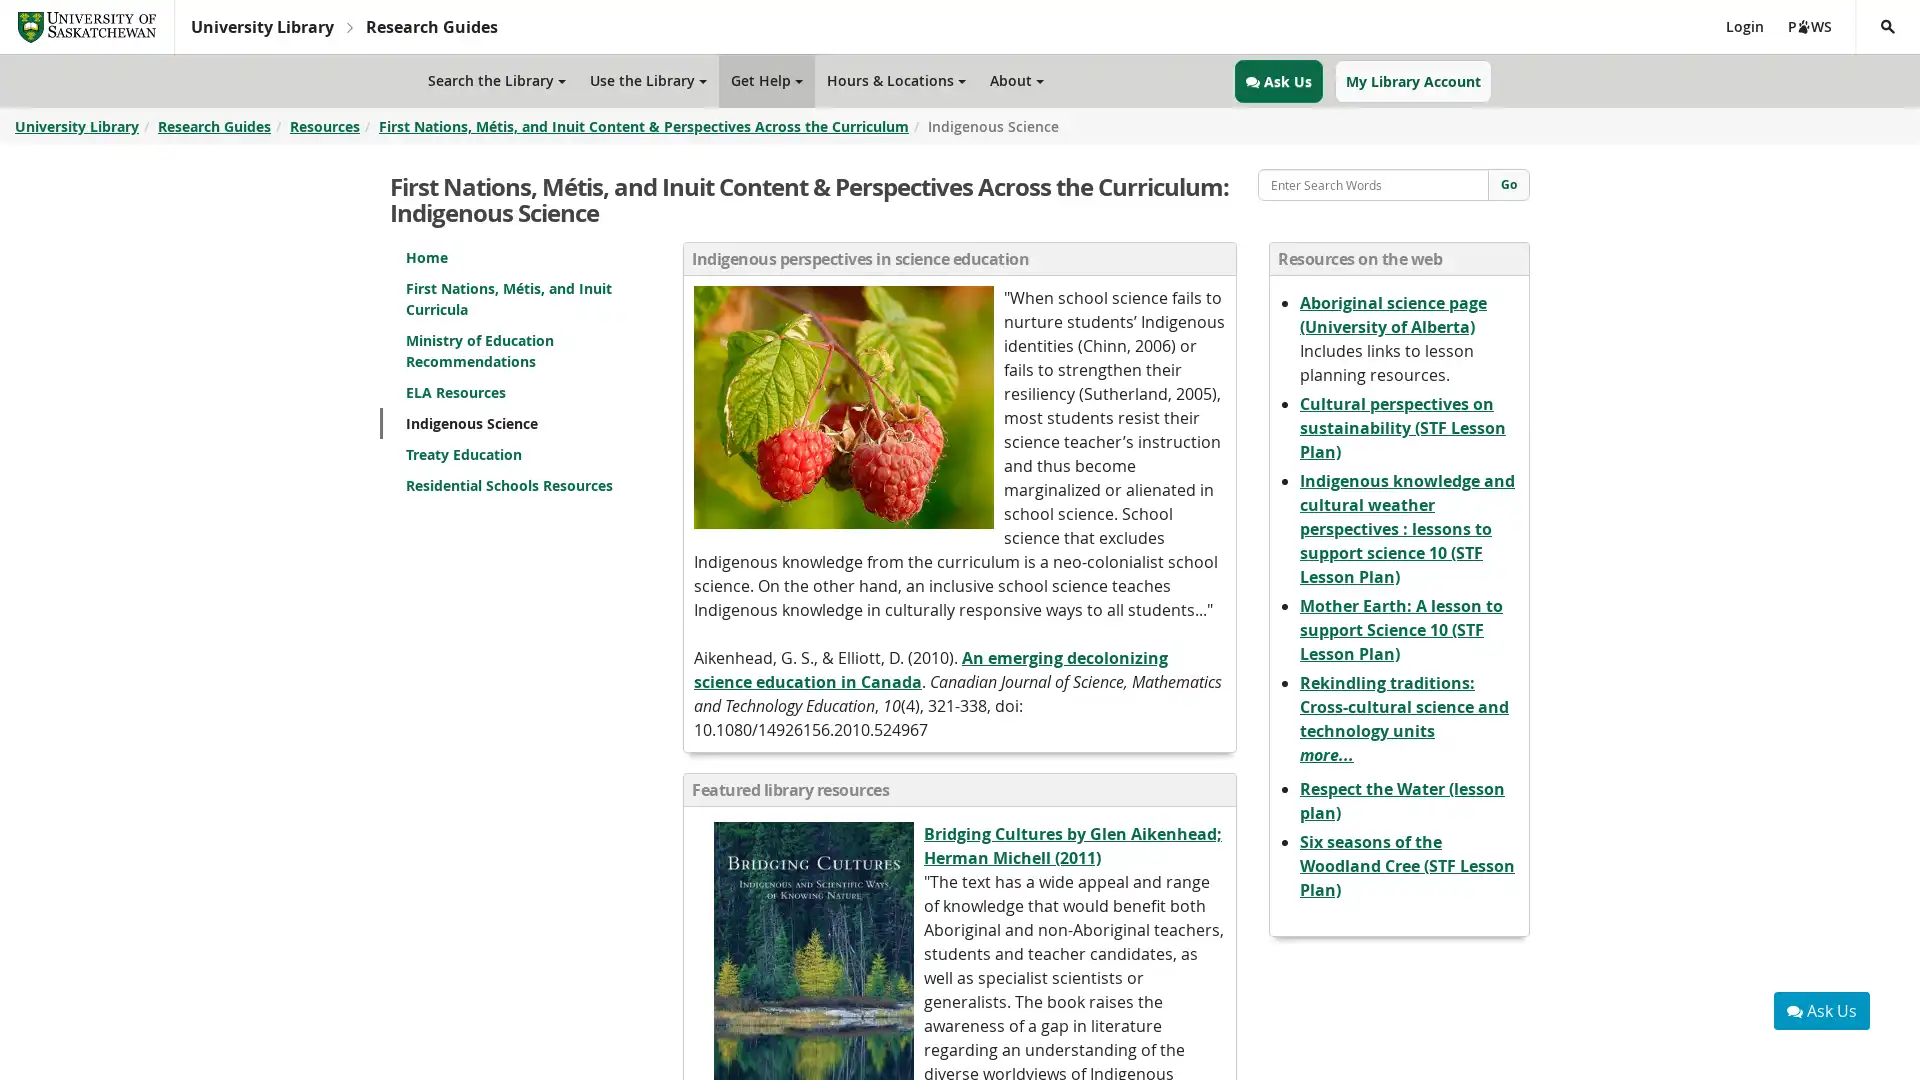  What do you see at coordinates (1508, 185) in the screenshot?
I see `Go` at bounding box center [1508, 185].